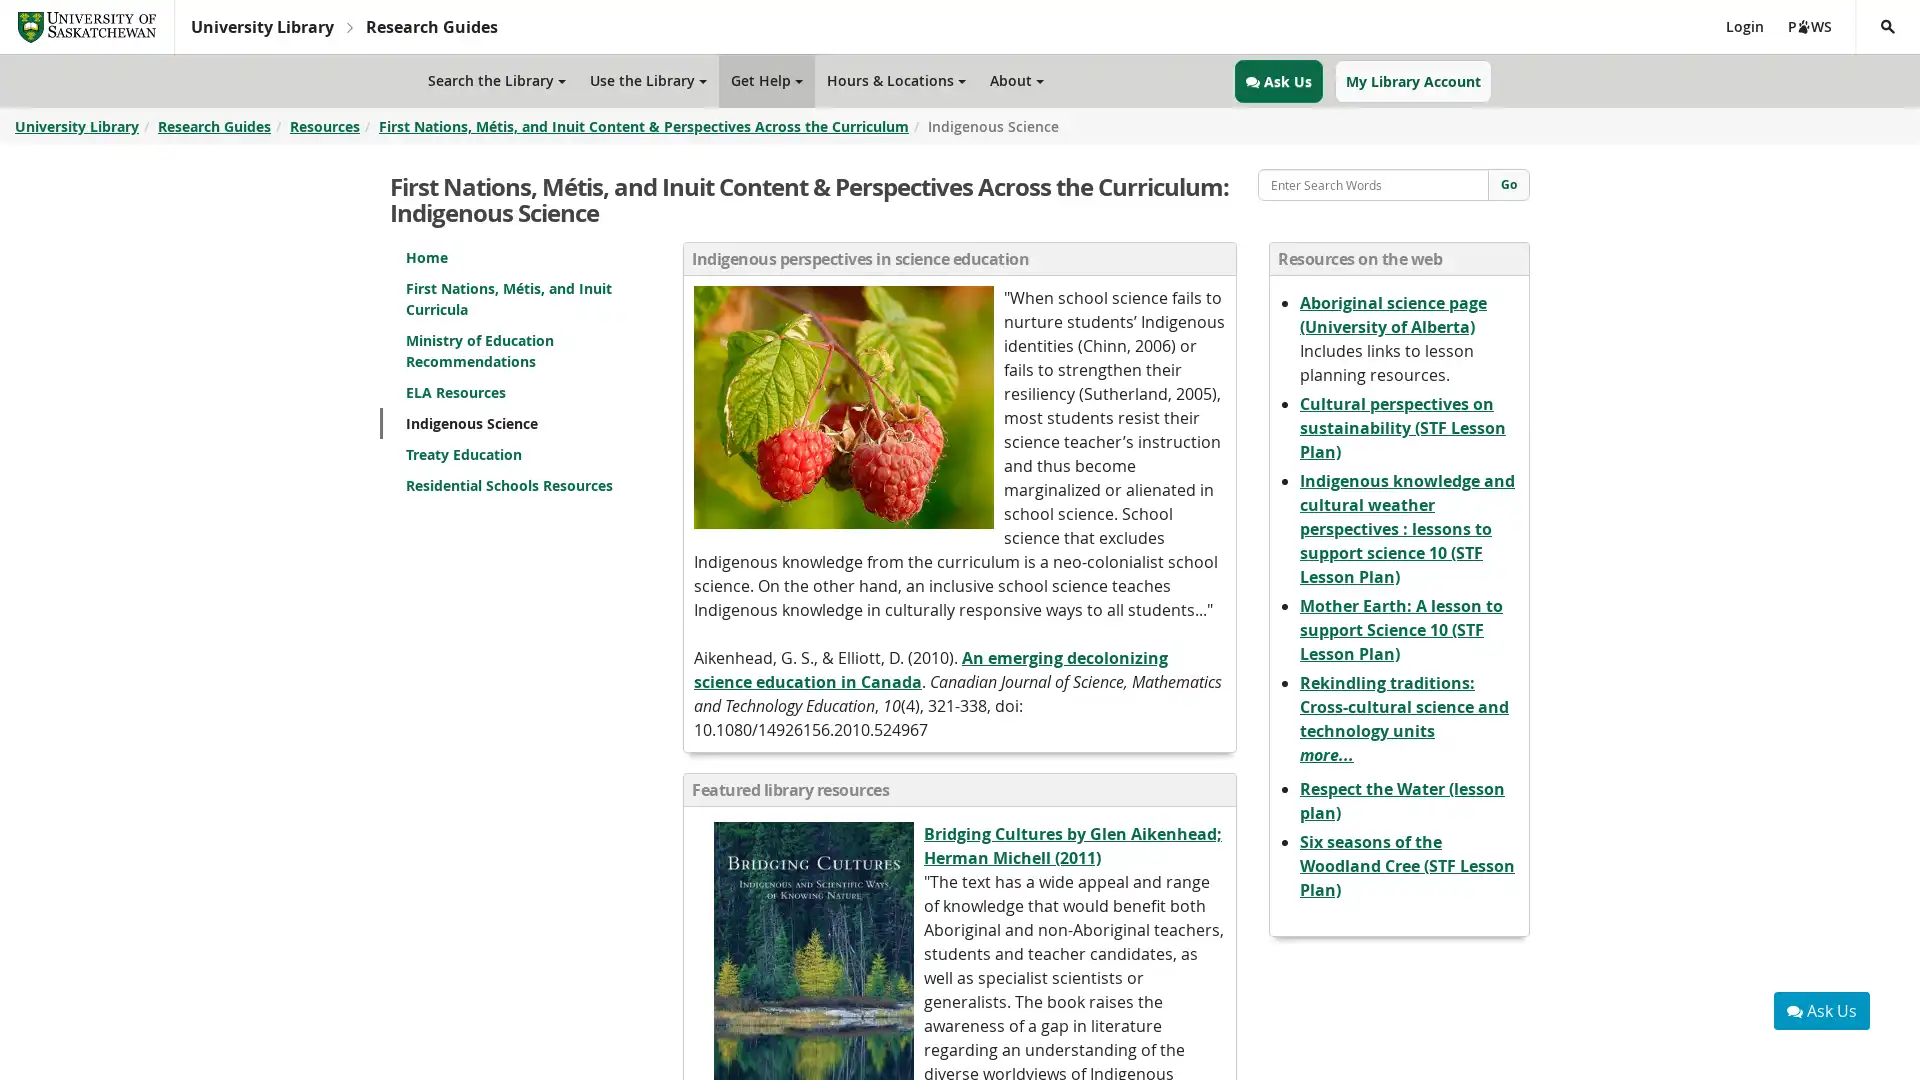  What do you see at coordinates (1508, 185) in the screenshot?
I see `Go` at bounding box center [1508, 185].